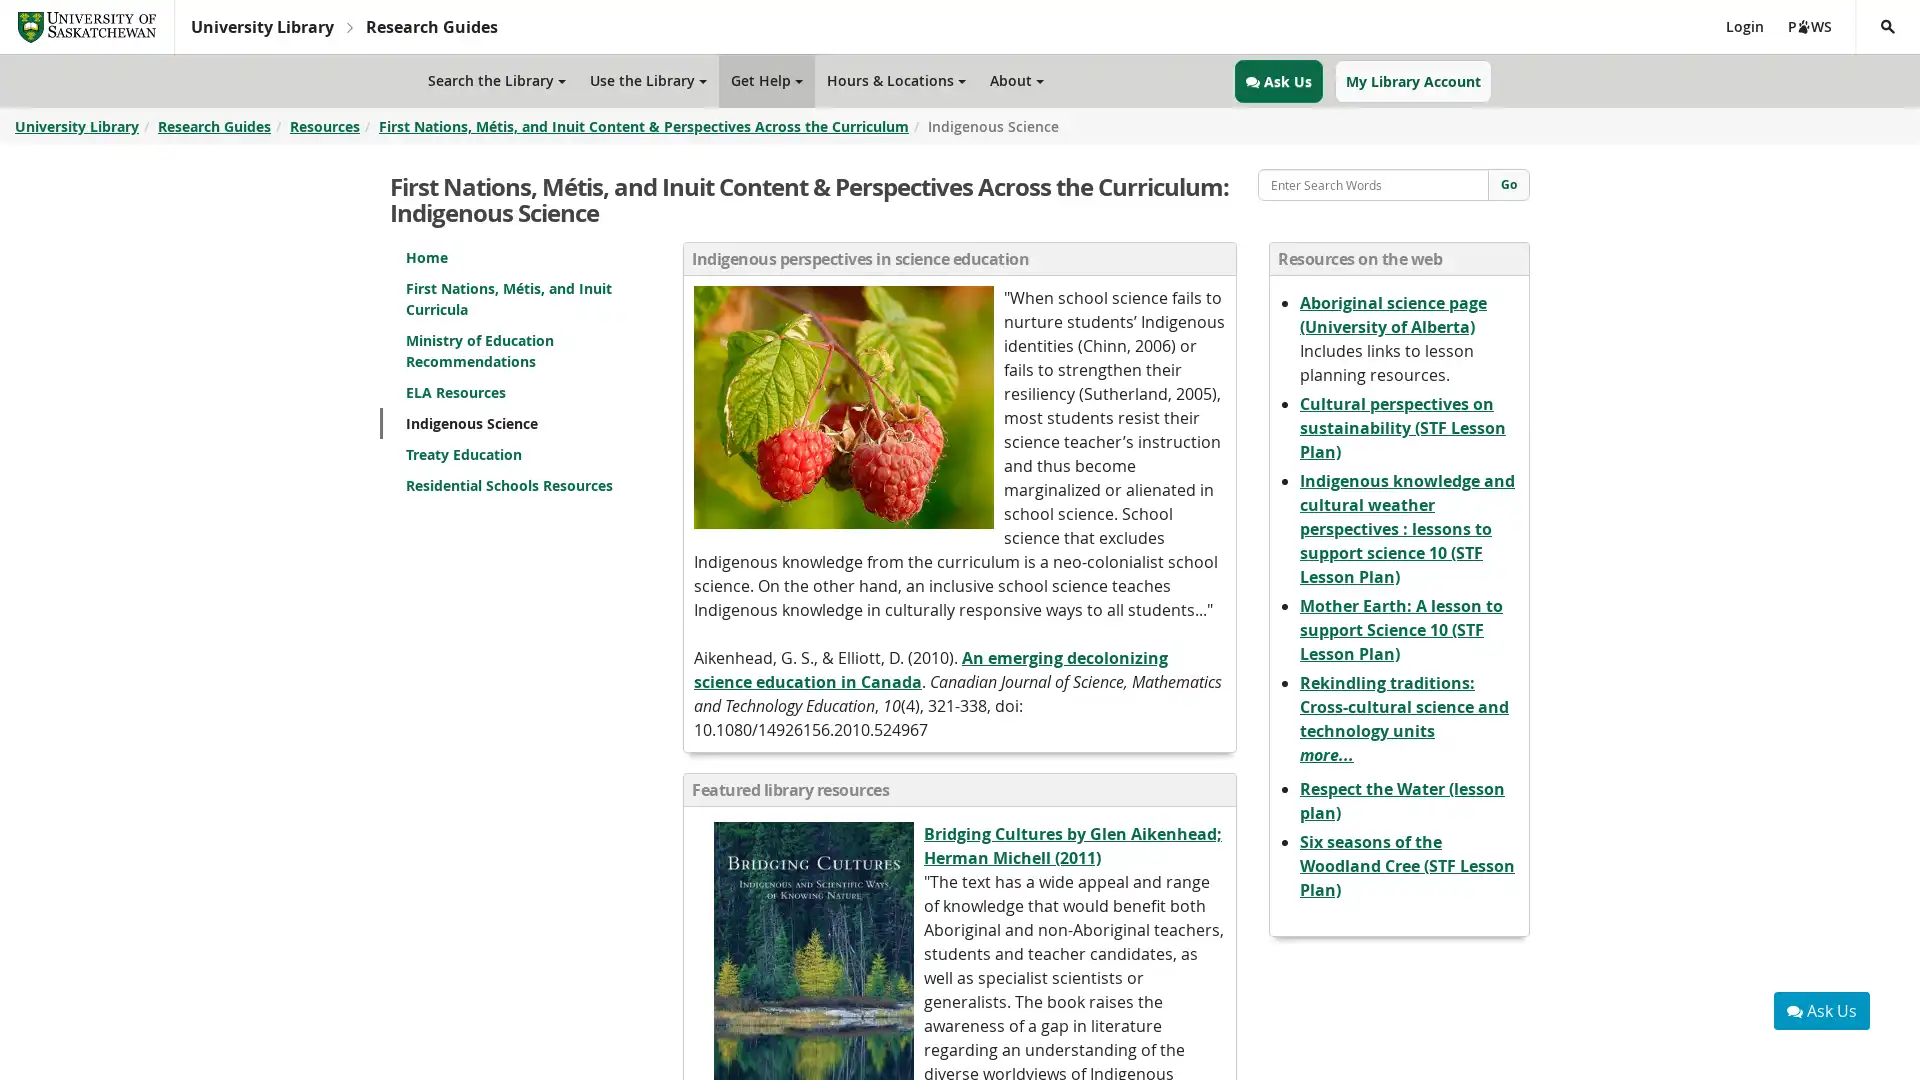  What do you see at coordinates (1508, 185) in the screenshot?
I see `Go` at bounding box center [1508, 185].